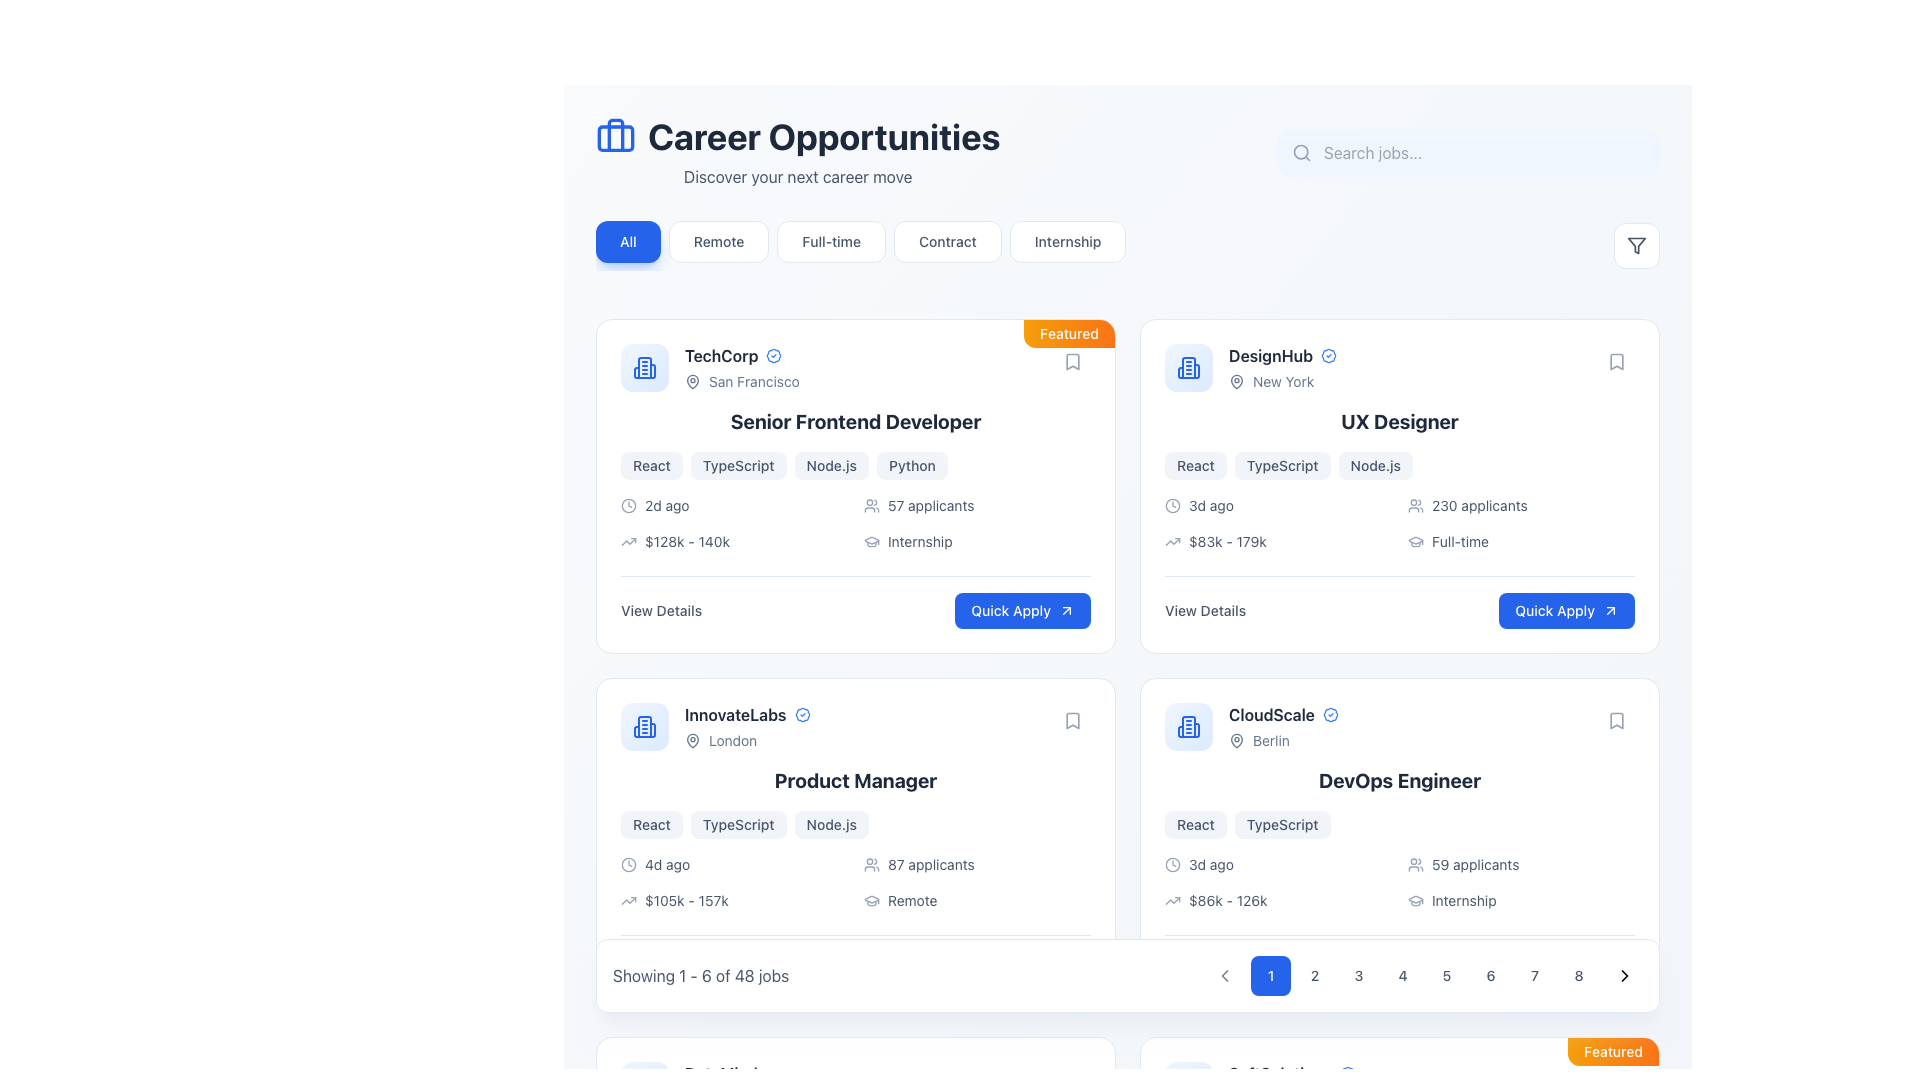 Image resolution: width=1920 pixels, height=1080 pixels. I want to click on the minimalistic pin icon representing a location marker, located to the left of the 'Berlin' label in the 'CloudScale' job listing card for 'DevOps Engineer', so click(1236, 740).